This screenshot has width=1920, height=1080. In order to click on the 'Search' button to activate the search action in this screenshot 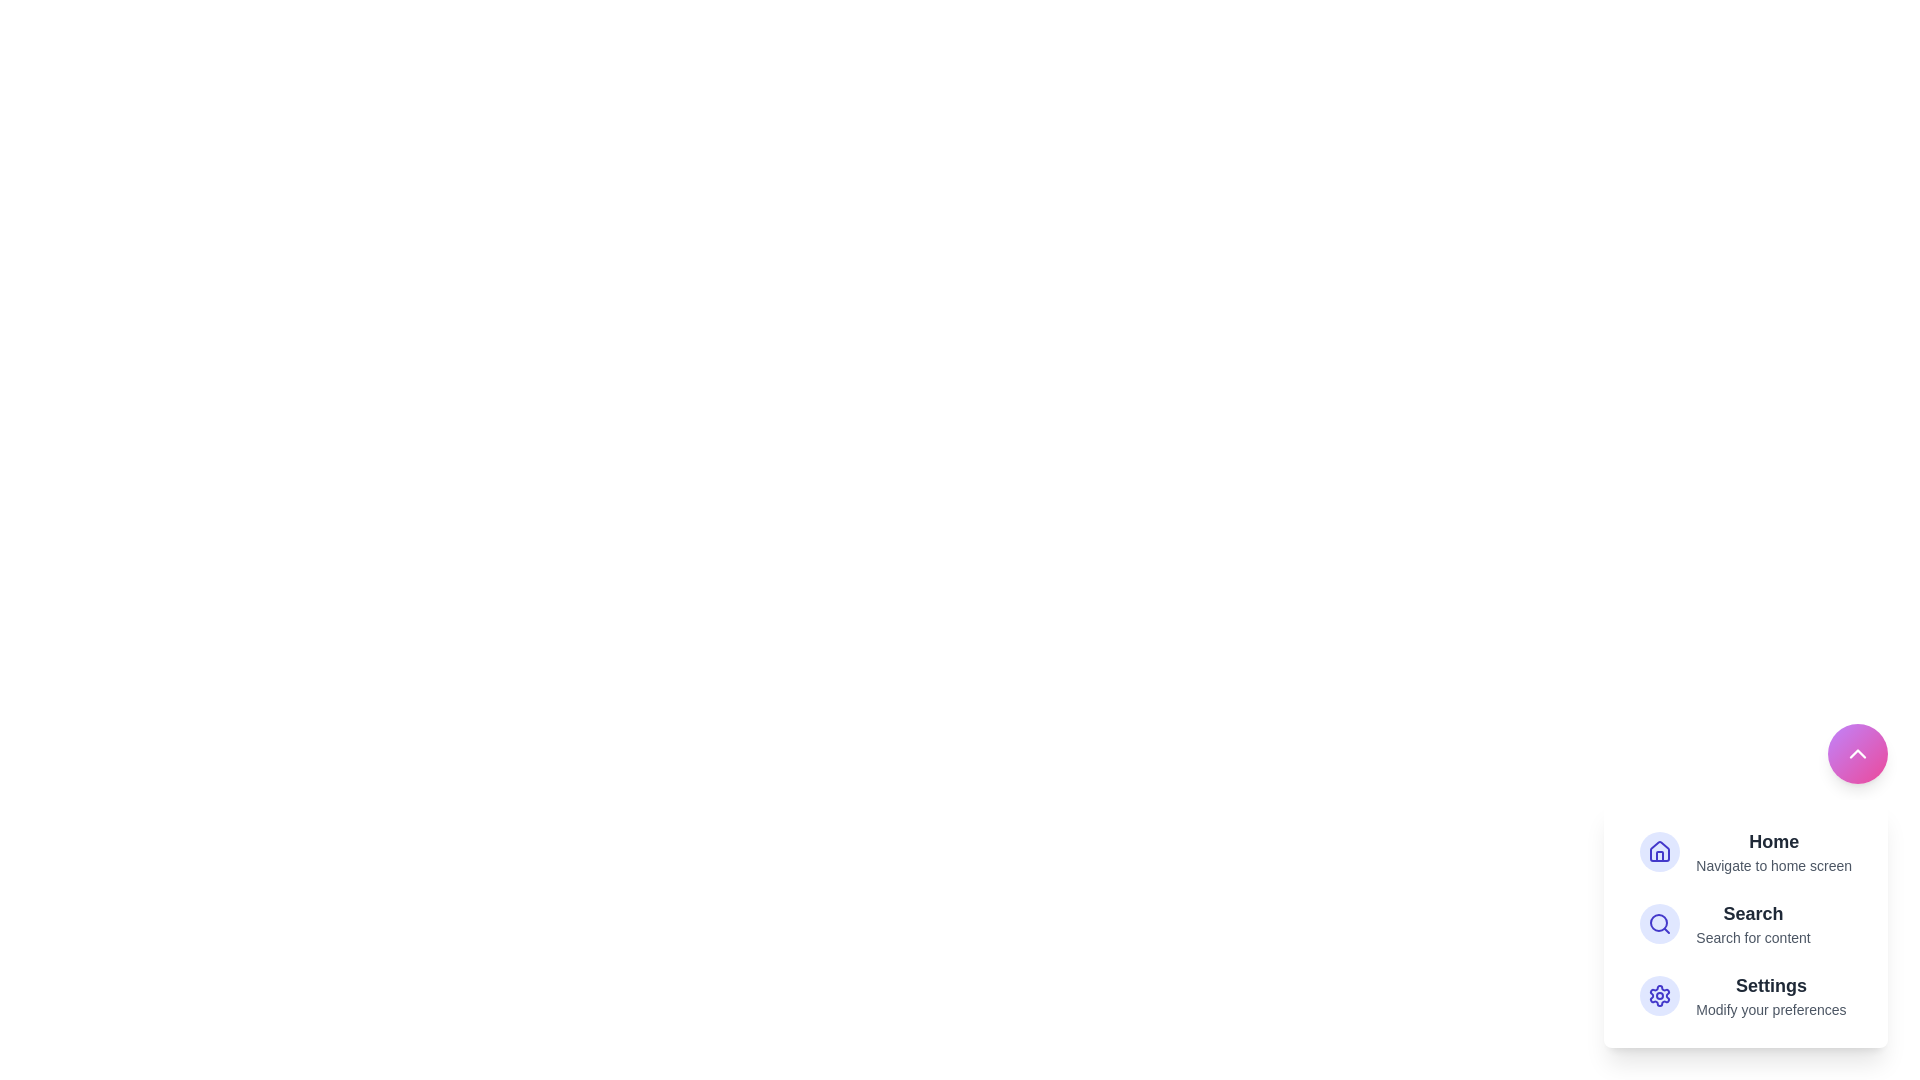, I will do `click(1745, 924)`.